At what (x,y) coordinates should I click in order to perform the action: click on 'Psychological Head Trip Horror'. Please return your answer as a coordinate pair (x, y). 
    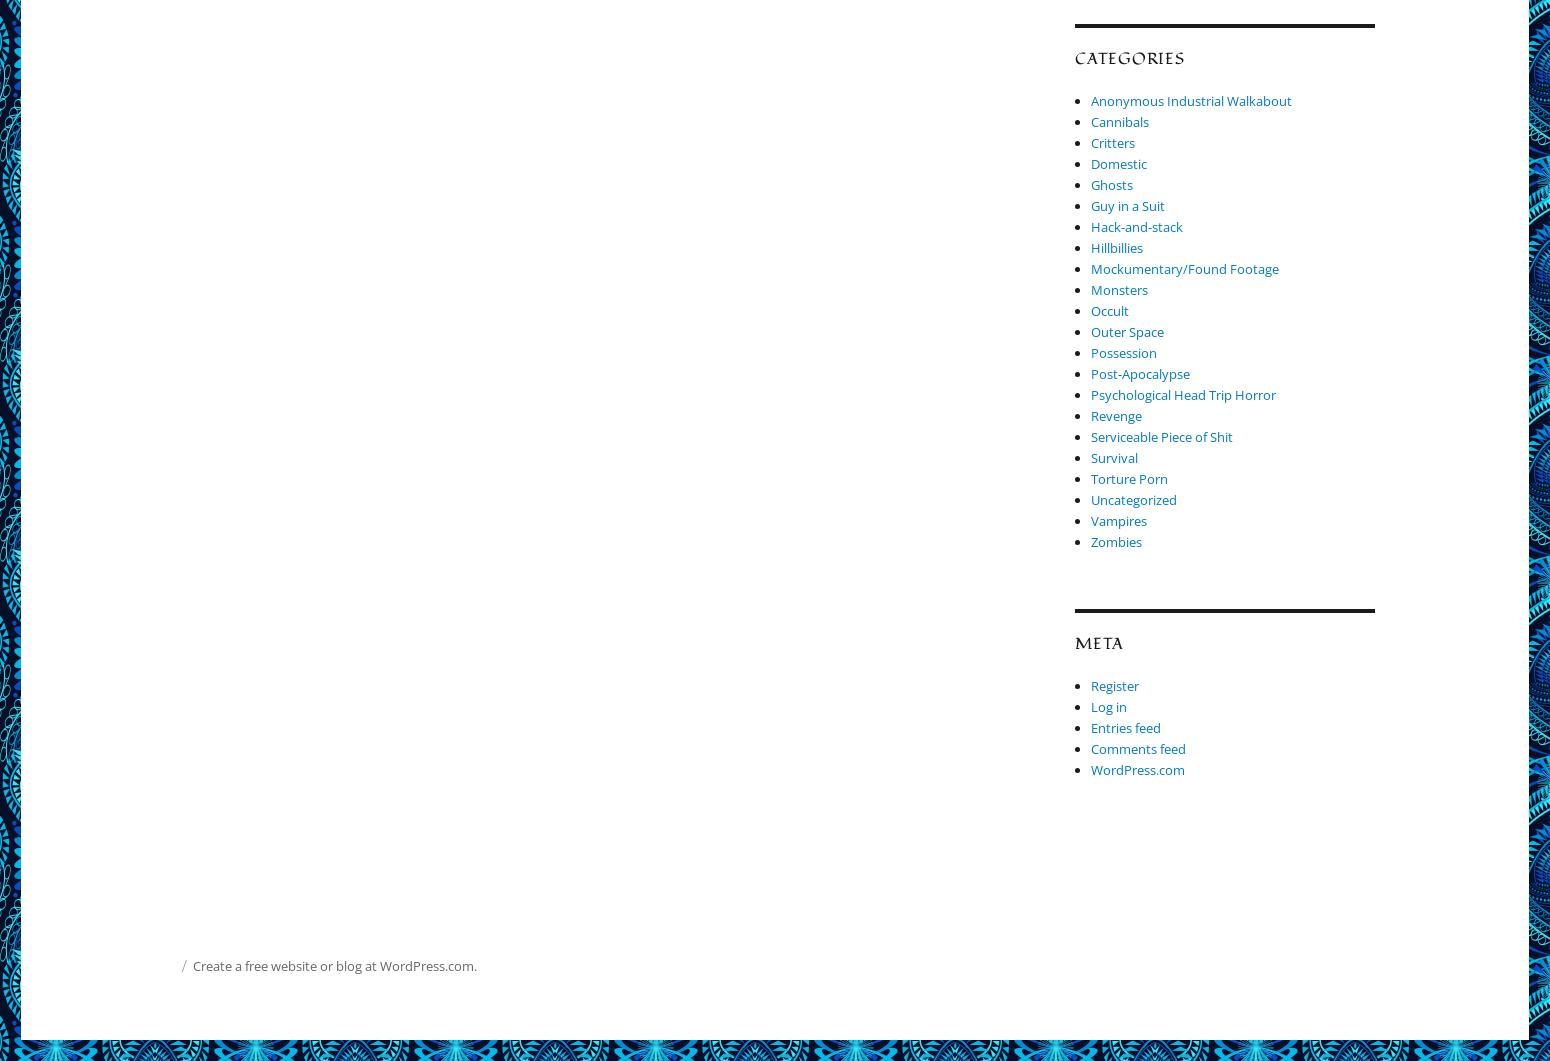
    Looking at the image, I should click on (1183, 395).